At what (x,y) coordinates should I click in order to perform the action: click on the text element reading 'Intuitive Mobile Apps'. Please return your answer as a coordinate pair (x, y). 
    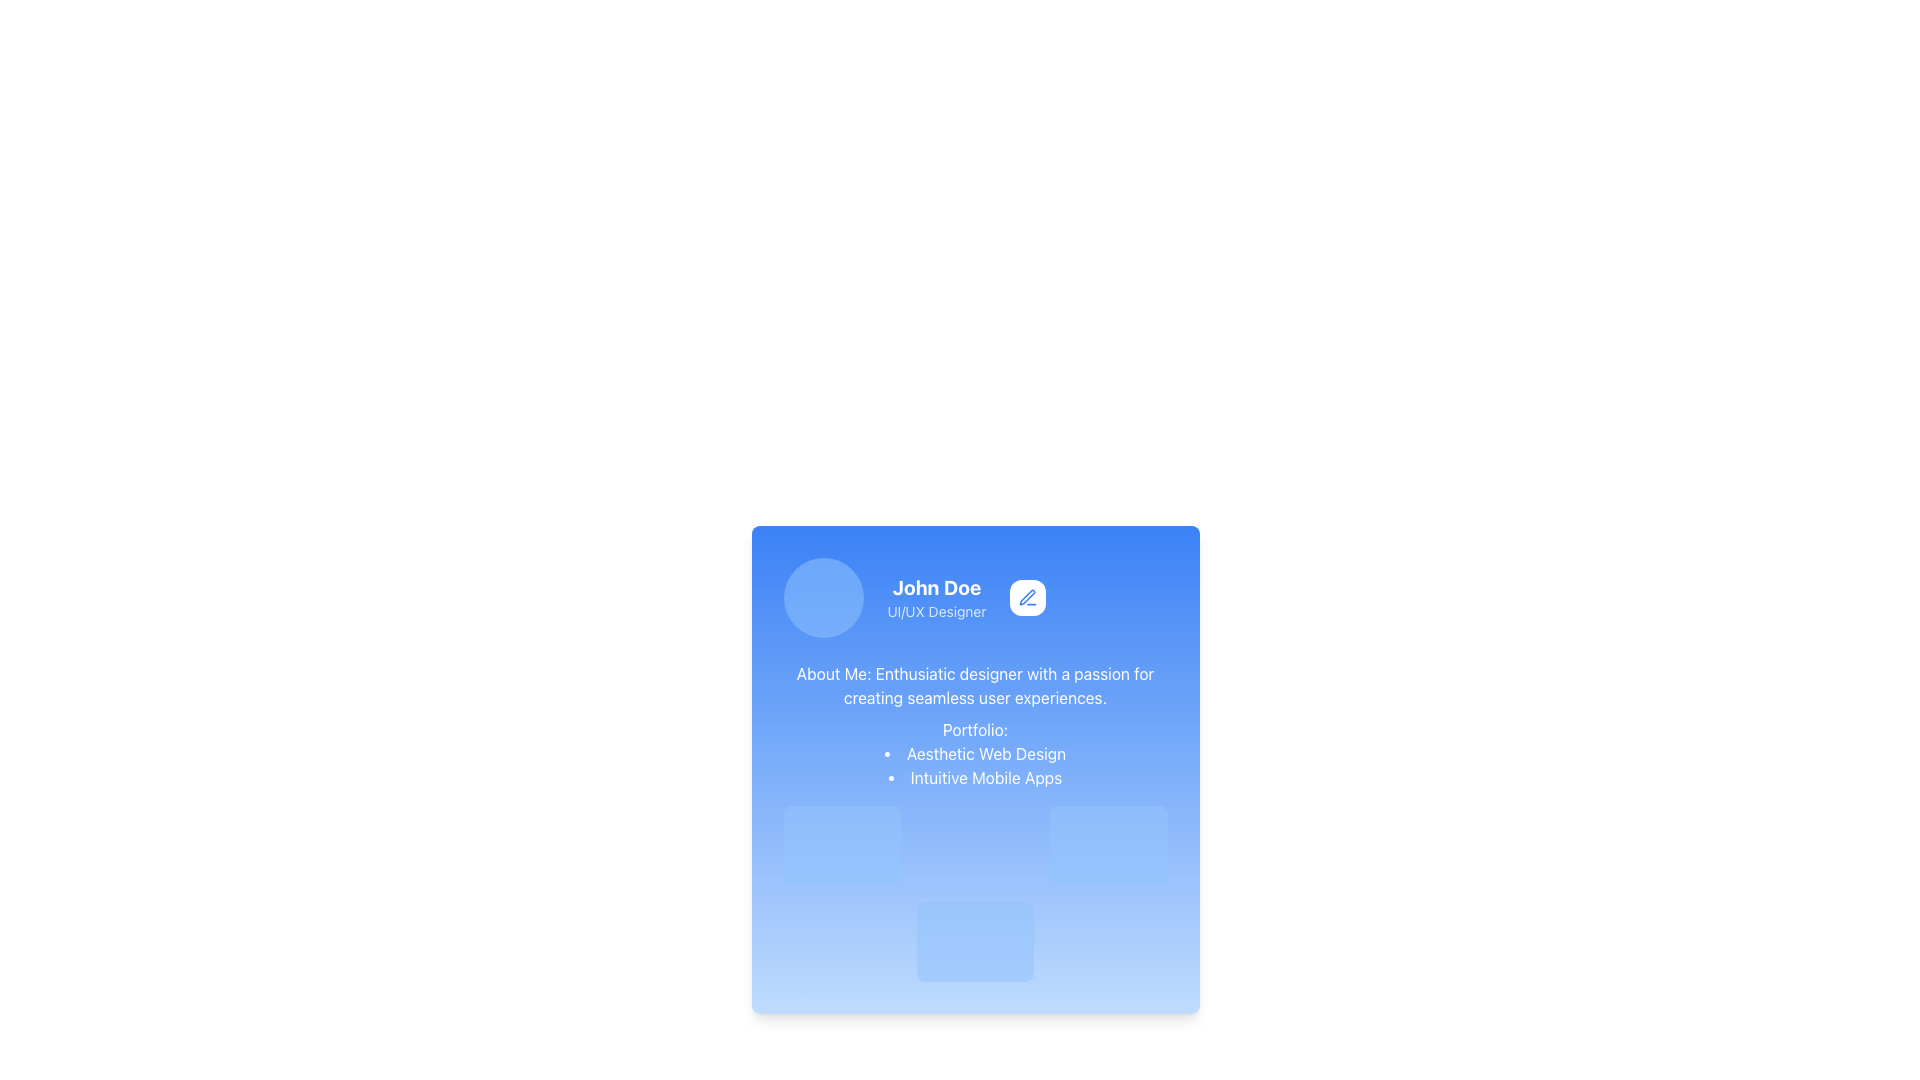
    Looking at the image, I should click on (975, 777).